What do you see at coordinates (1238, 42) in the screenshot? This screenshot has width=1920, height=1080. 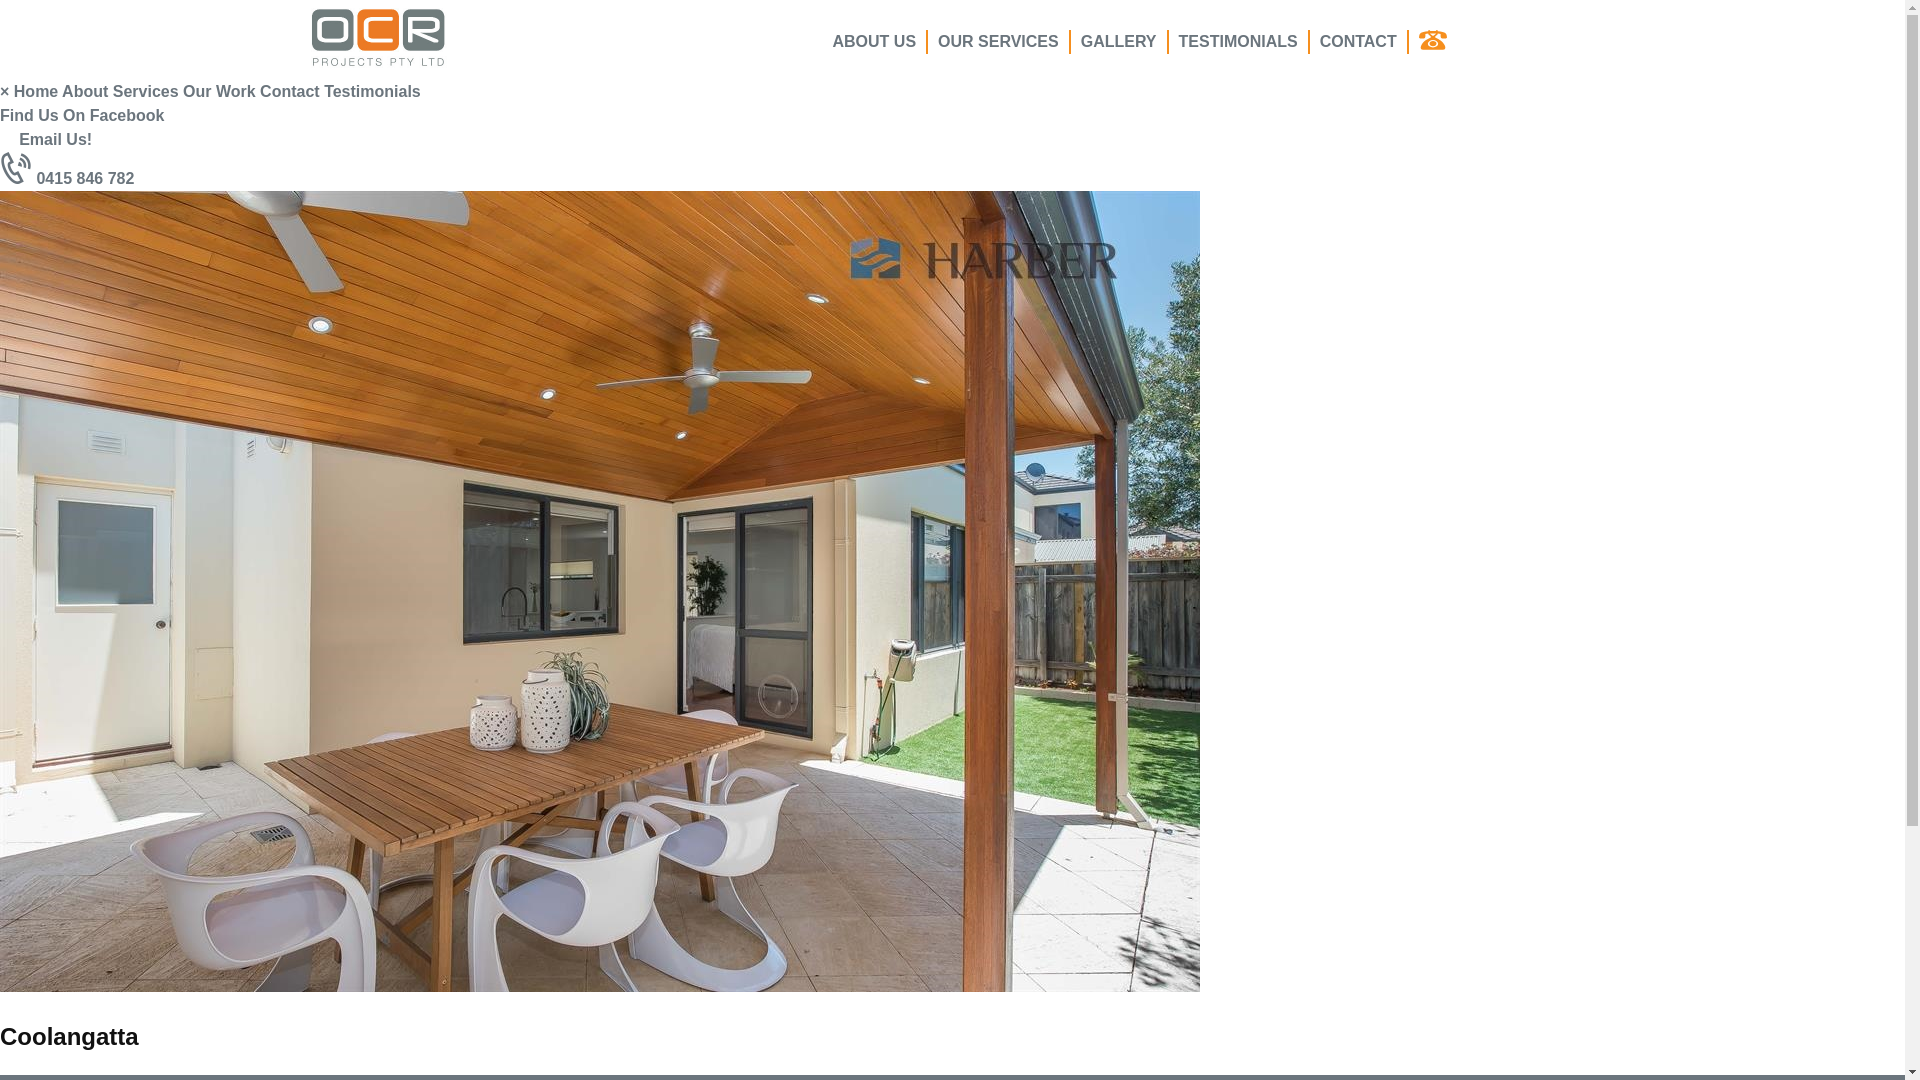 I see `'TESTIMONIALS'` at bounding box center [1238, 42].